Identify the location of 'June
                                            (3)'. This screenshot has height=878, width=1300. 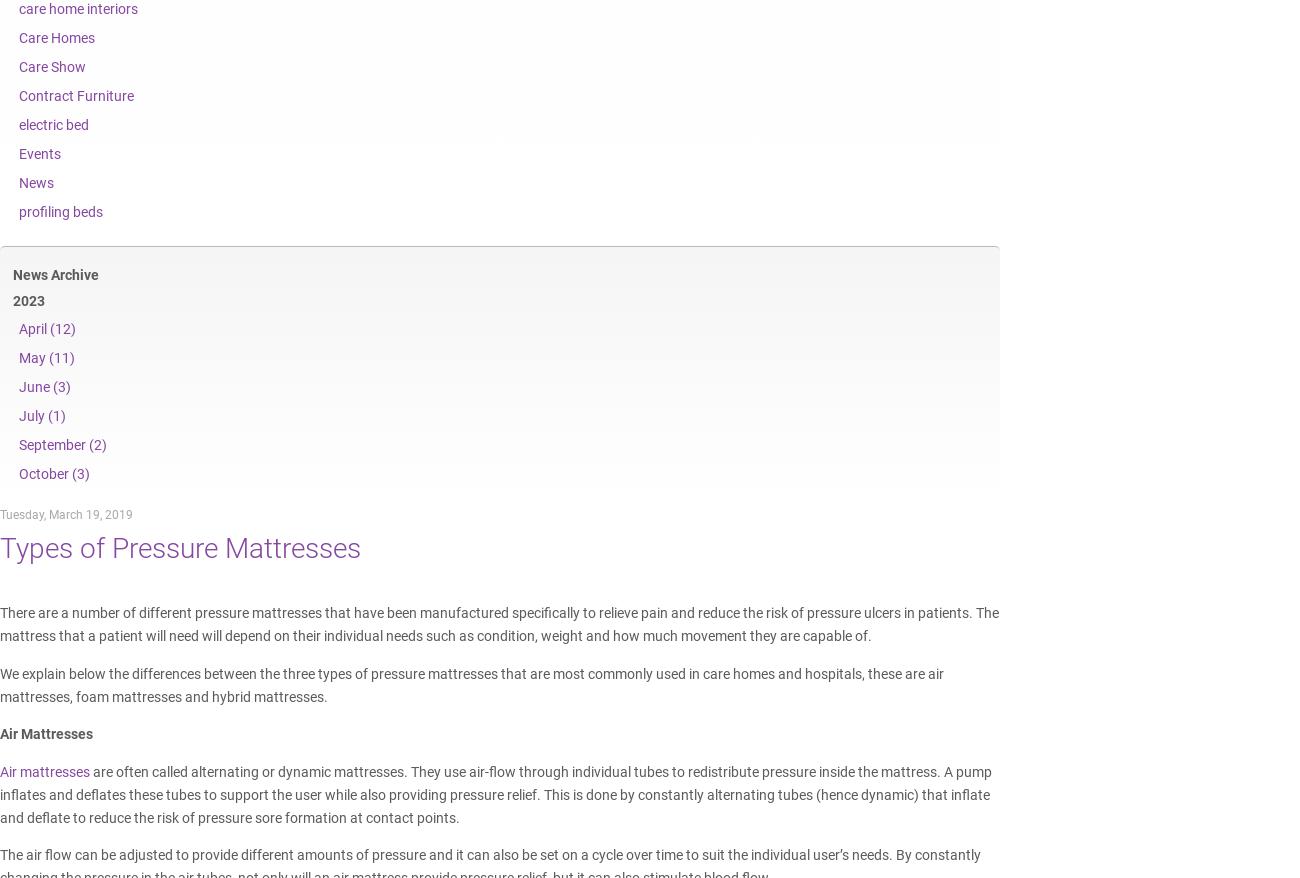
(43, 386).